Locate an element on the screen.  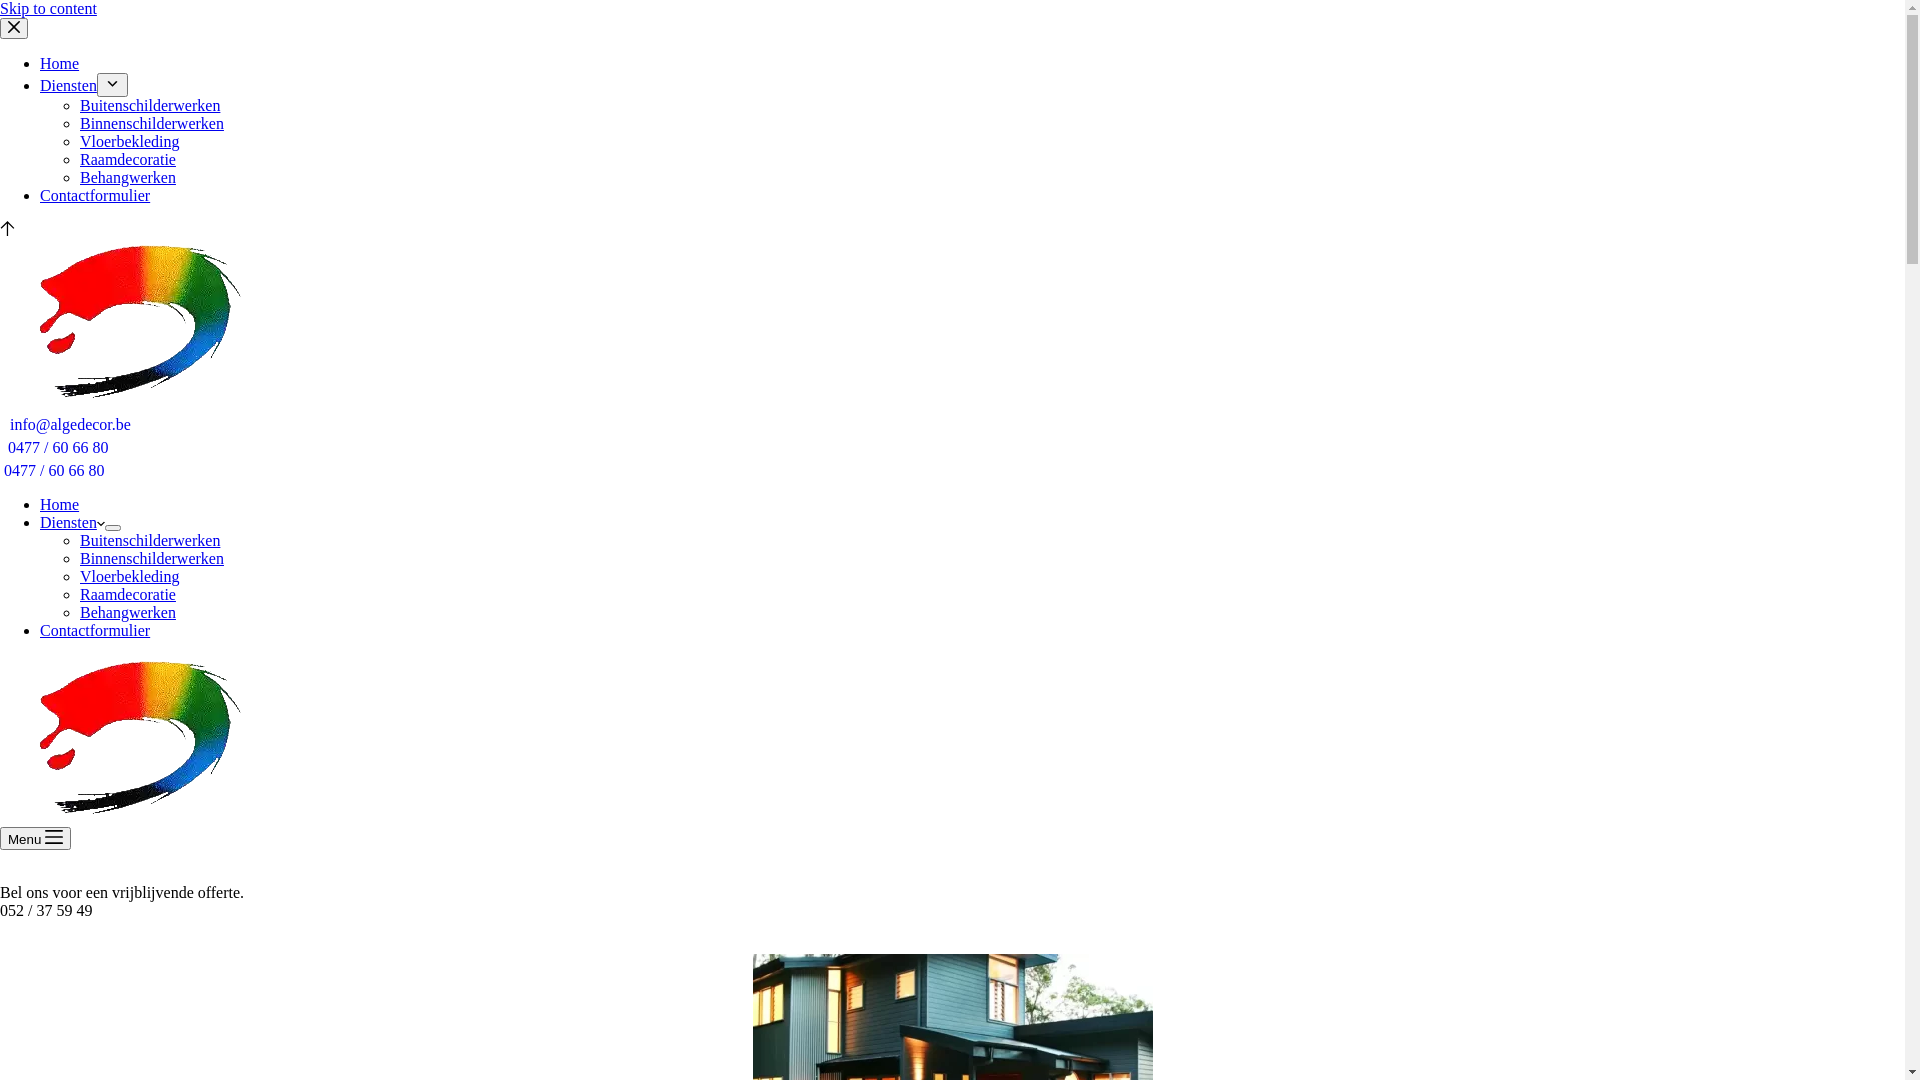
'Menu' is located at coordinates (0, 838).